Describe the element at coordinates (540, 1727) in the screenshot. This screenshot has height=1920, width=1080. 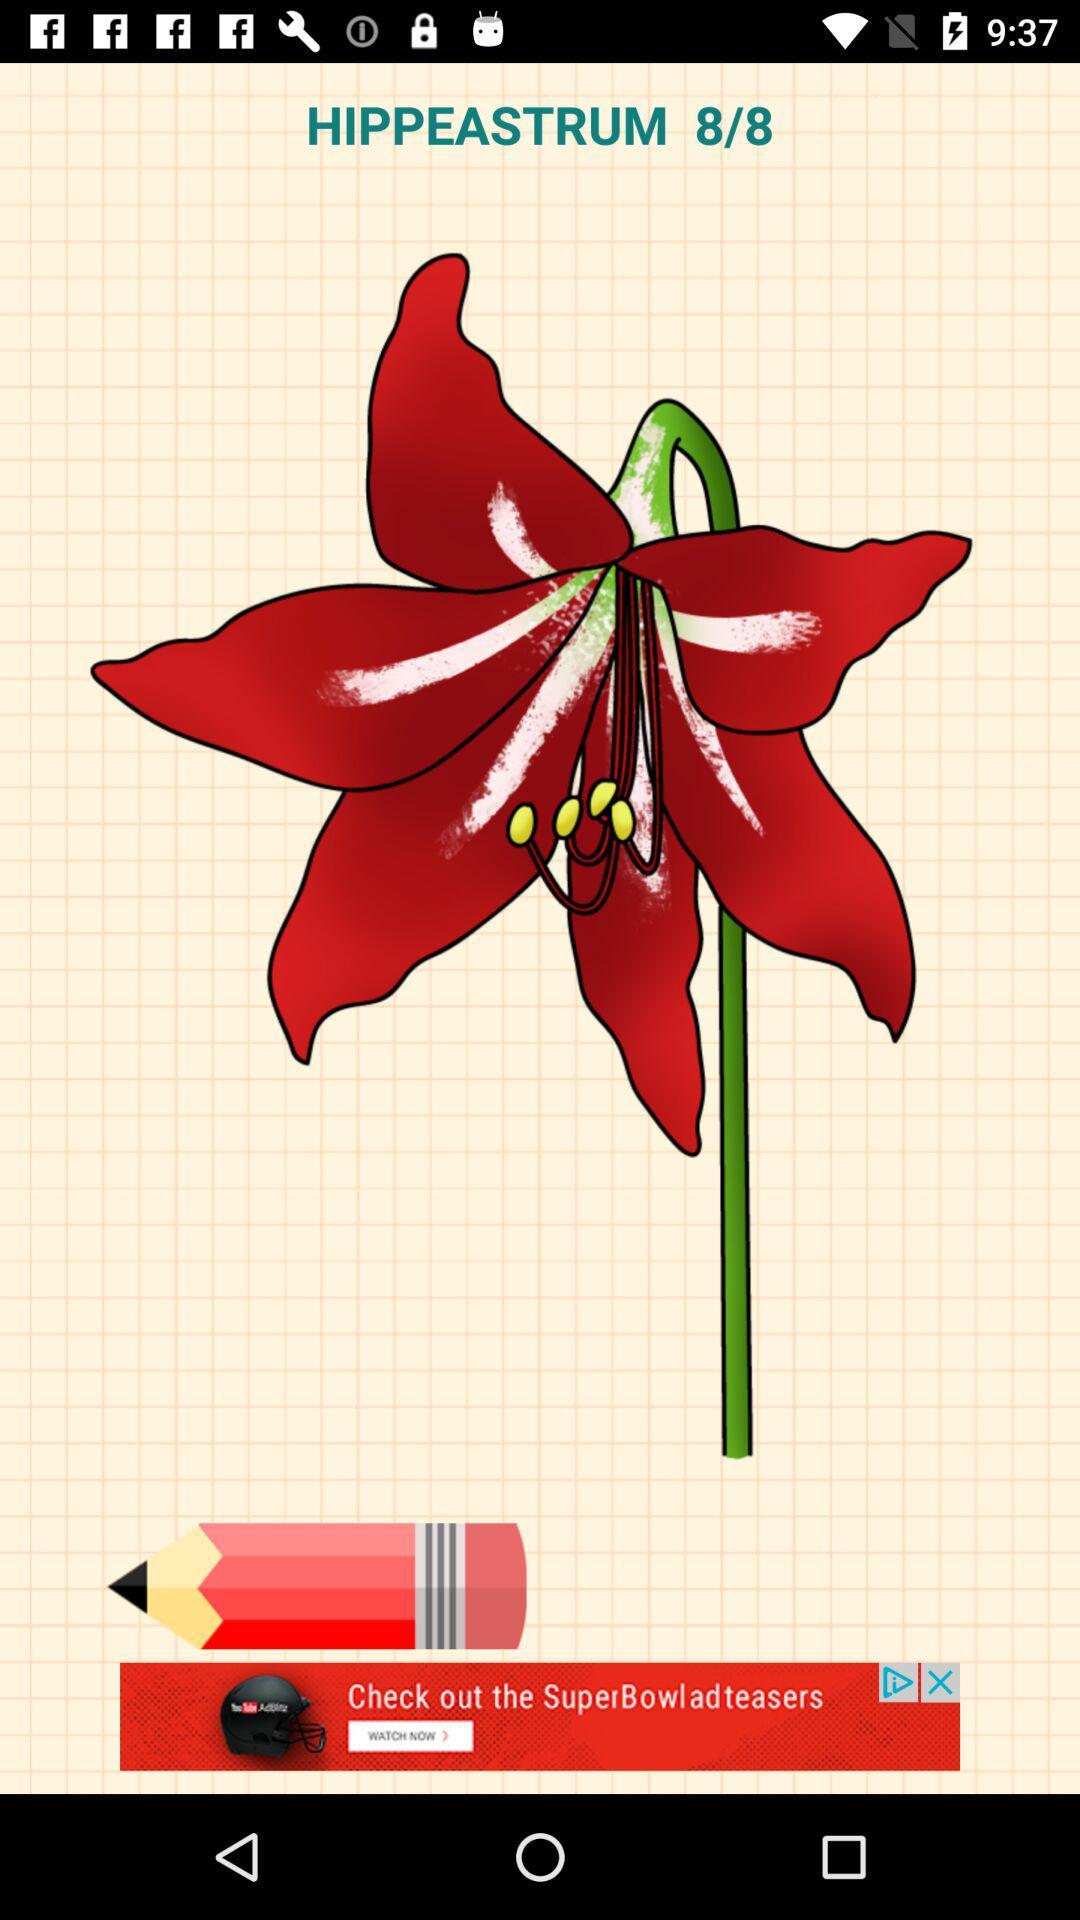
I see `advertisement` at that location.